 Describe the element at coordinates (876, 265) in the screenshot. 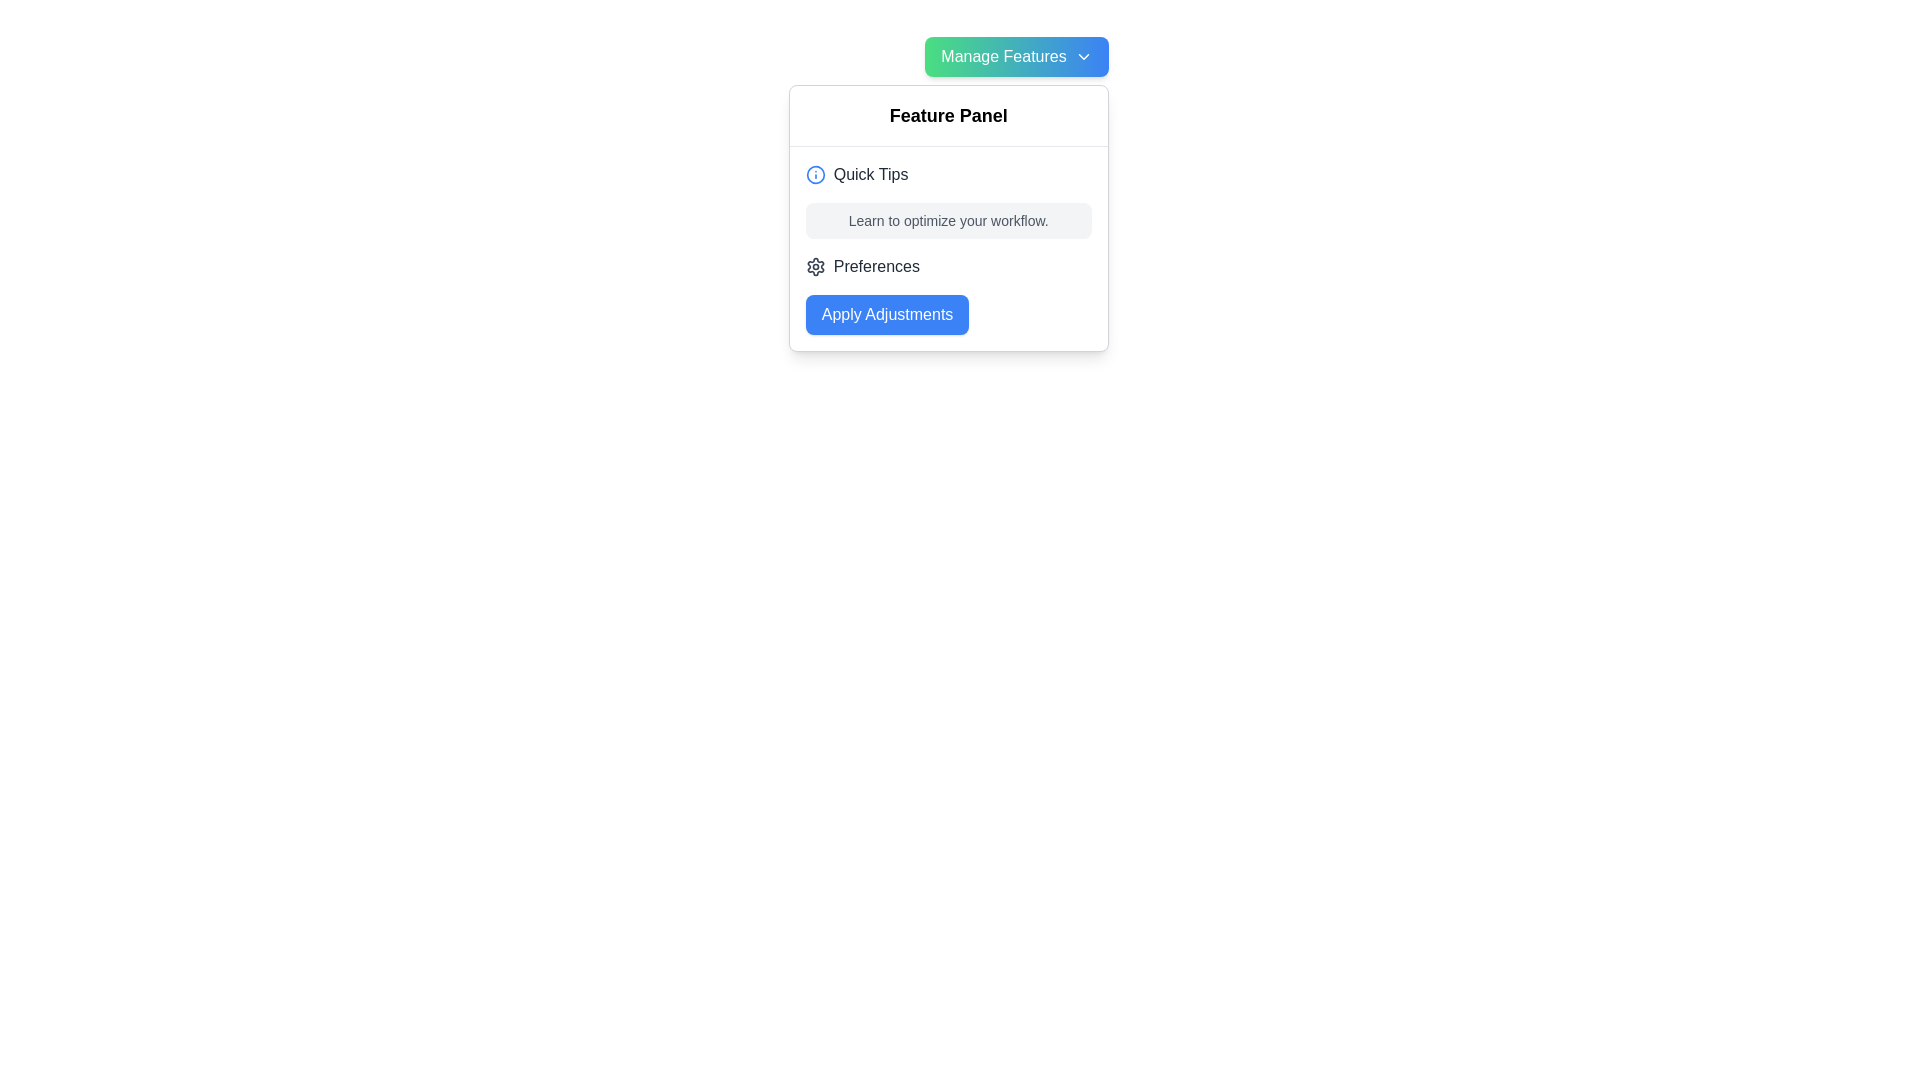

I see `the text label displaying 'Preferences' which is aligned with a gear-like icon on its left, located in the 'Feature Panel' below the 'Quick Tips' section` at that location.